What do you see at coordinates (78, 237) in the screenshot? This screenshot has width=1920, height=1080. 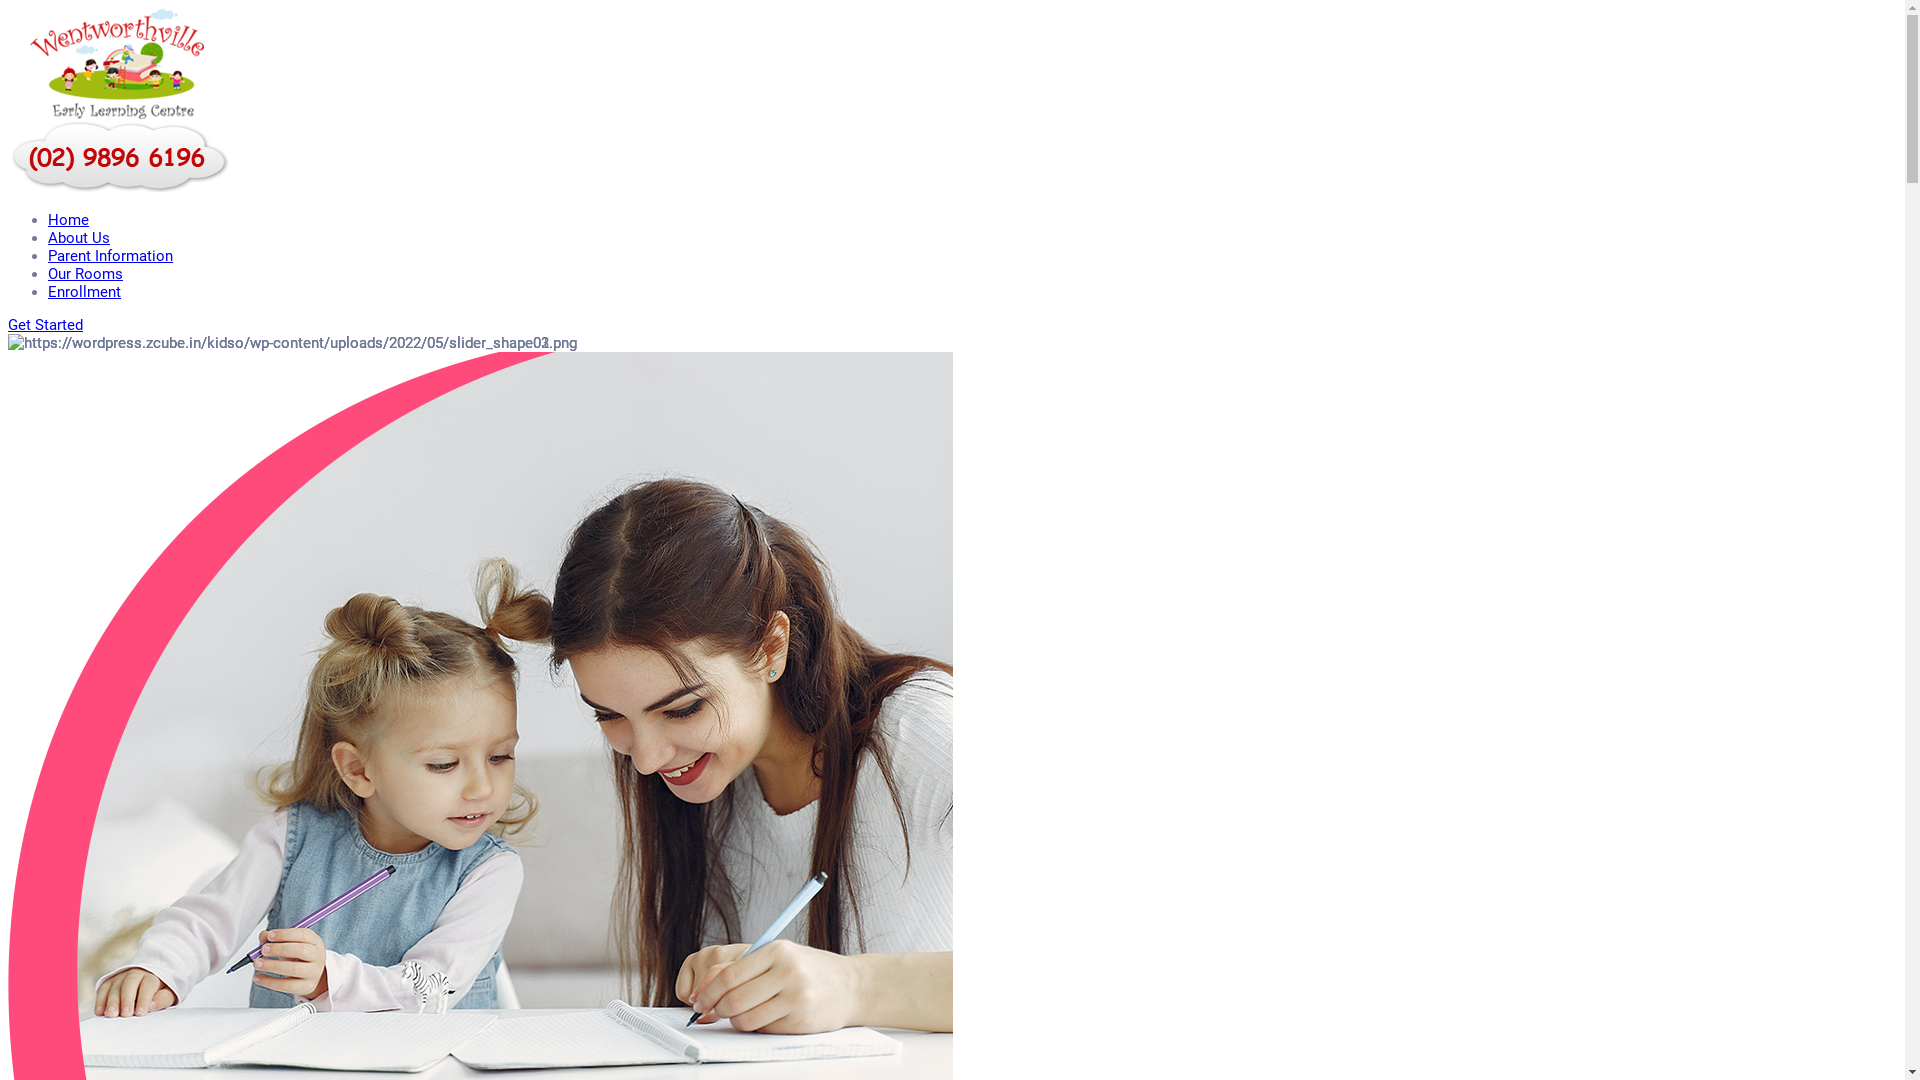 I see `'About Us'` at bounding box center [78, 237].